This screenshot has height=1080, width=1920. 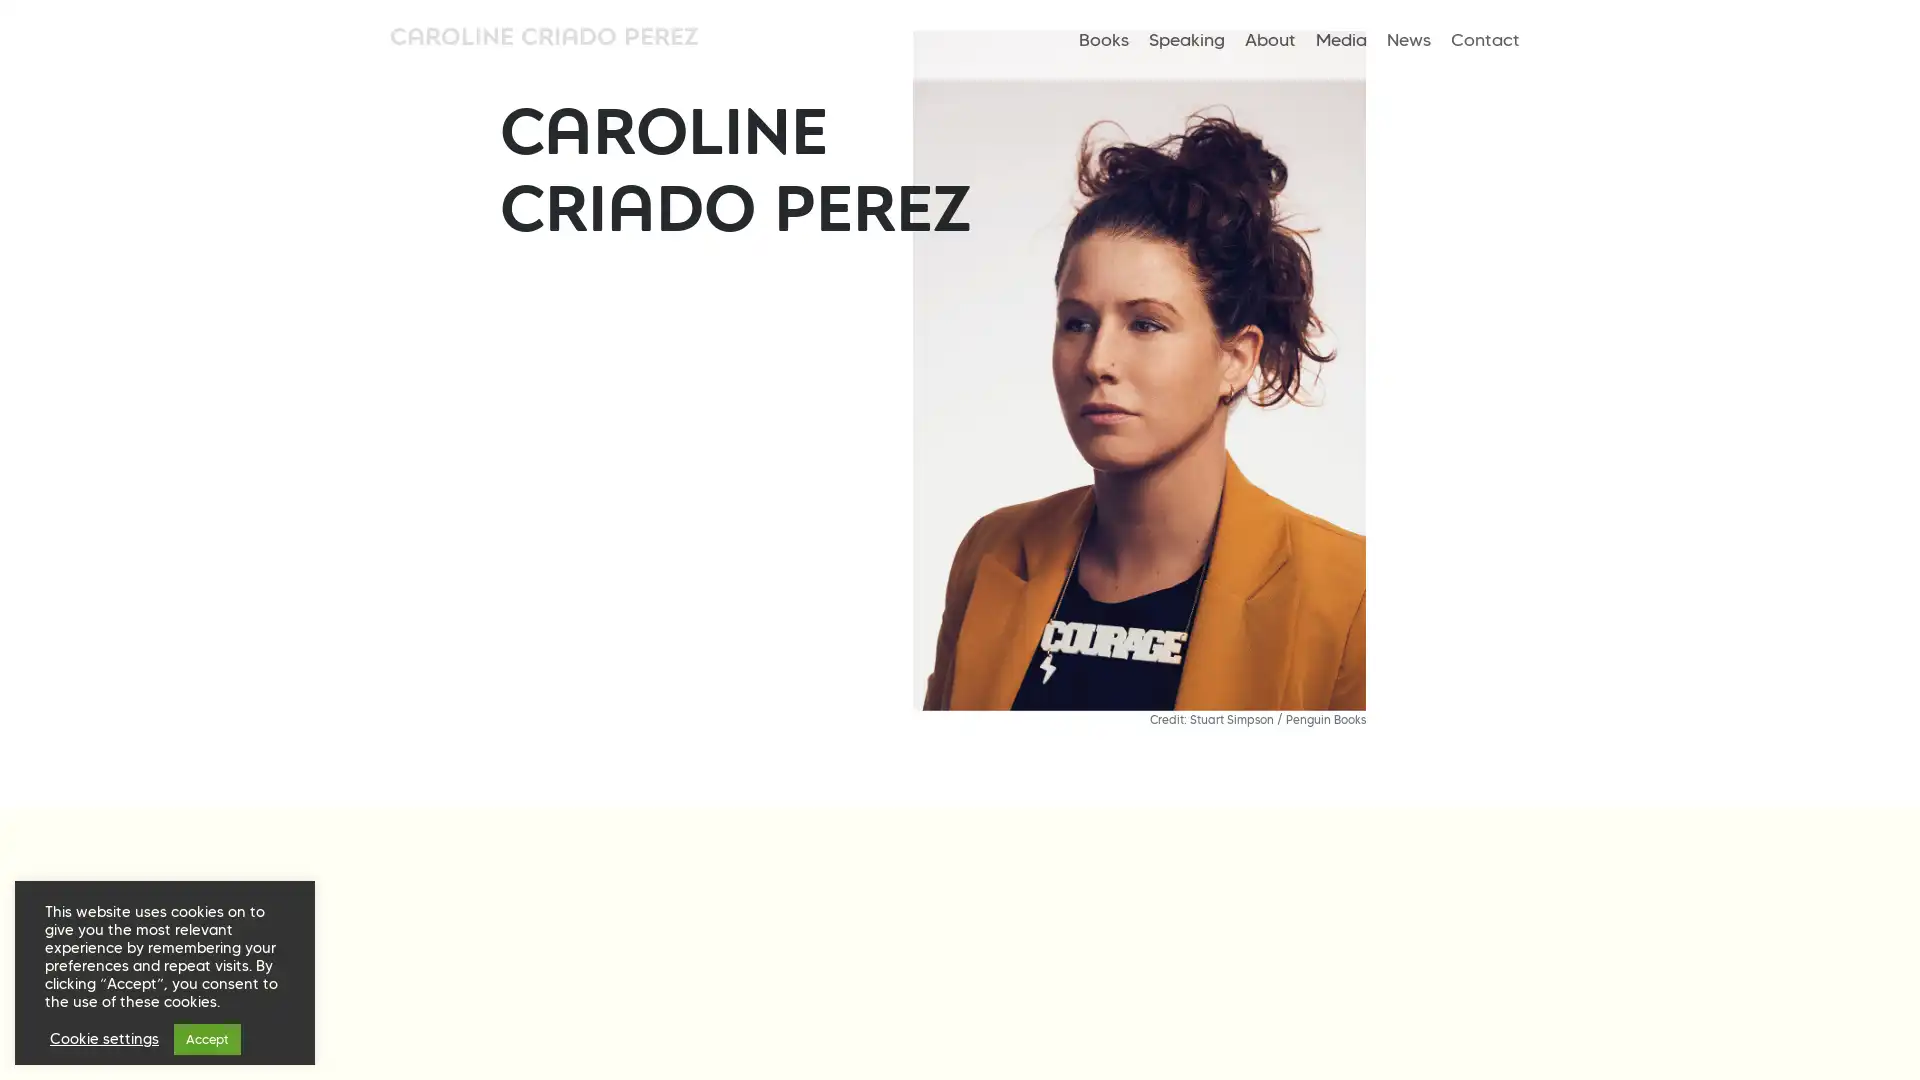 What do you see at coordinates (762, 618) in the screenshot?
I see `Submit` at bounding box center [762, 618].